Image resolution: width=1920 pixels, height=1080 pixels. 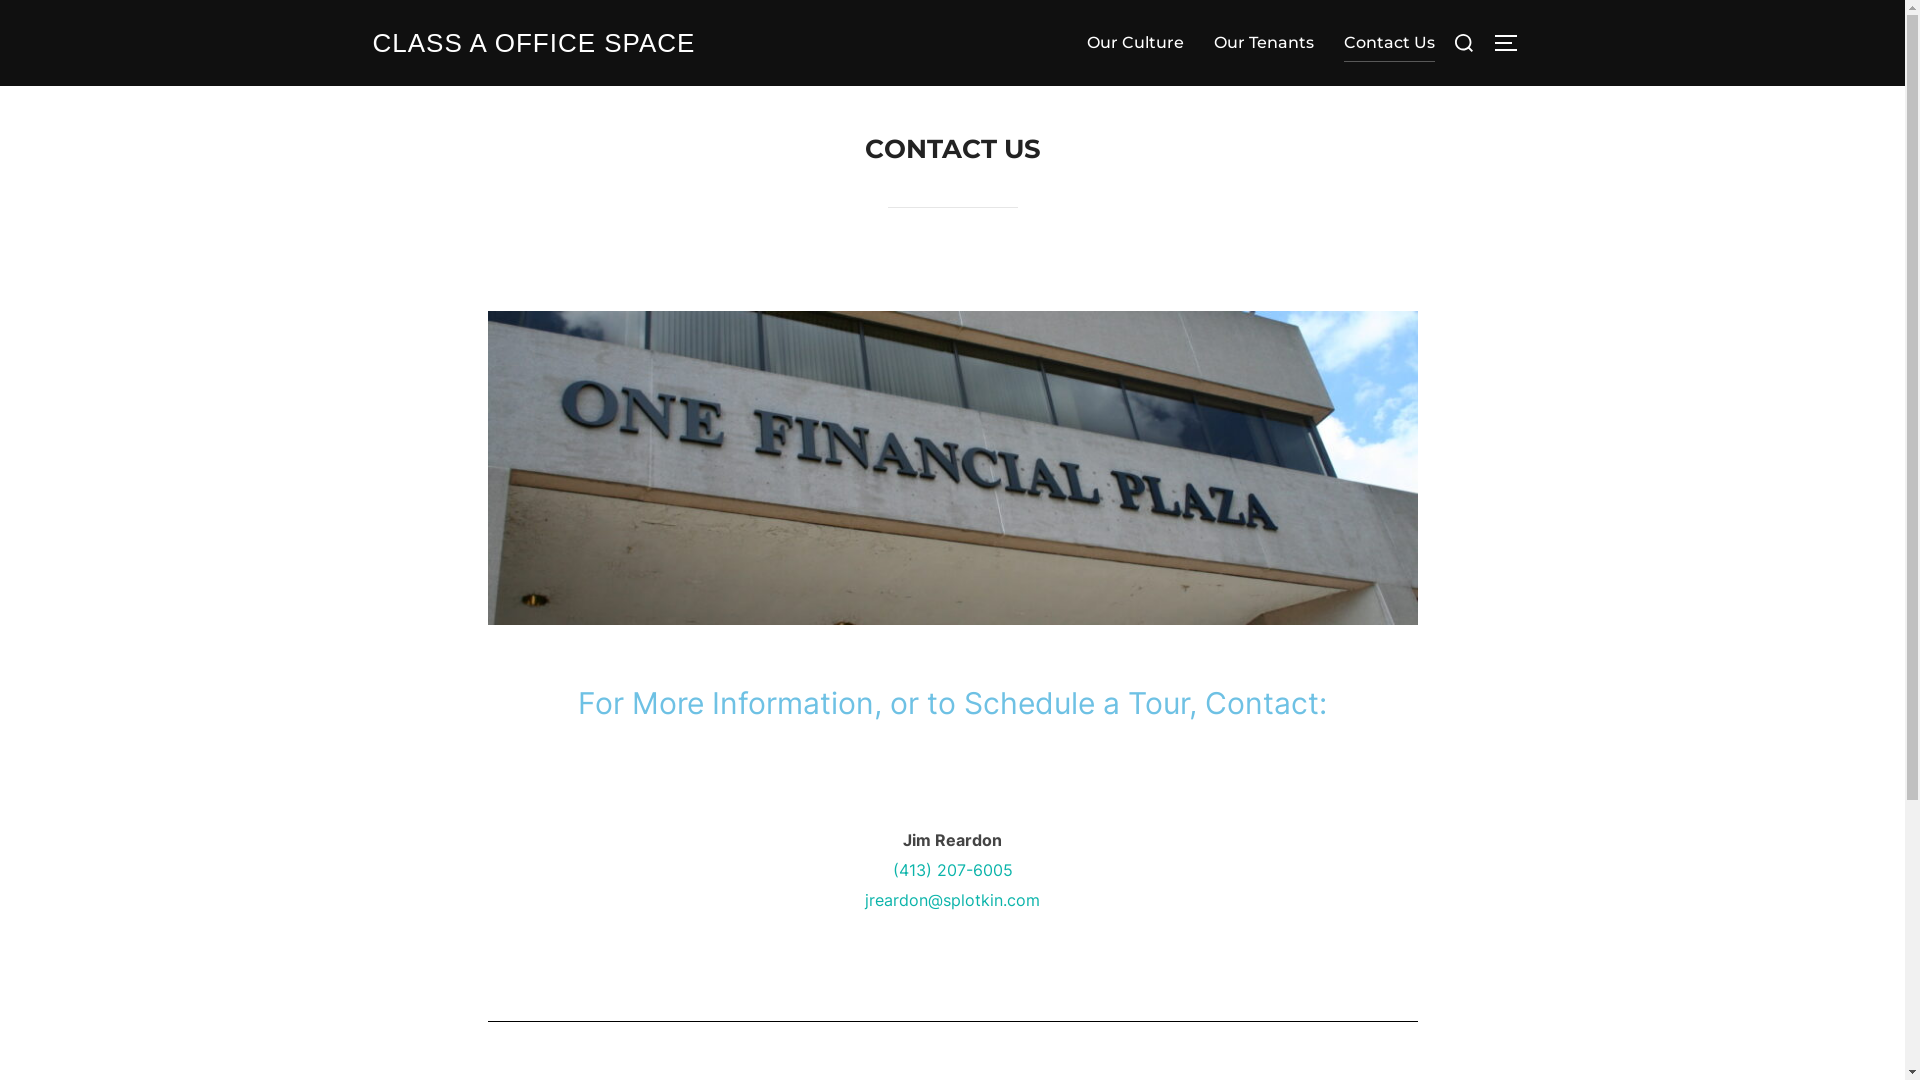 What do you see at coordinates (950, 869) in the screenshot?
I see `'(413) 207-6005'` at bounding box center [950, 869].